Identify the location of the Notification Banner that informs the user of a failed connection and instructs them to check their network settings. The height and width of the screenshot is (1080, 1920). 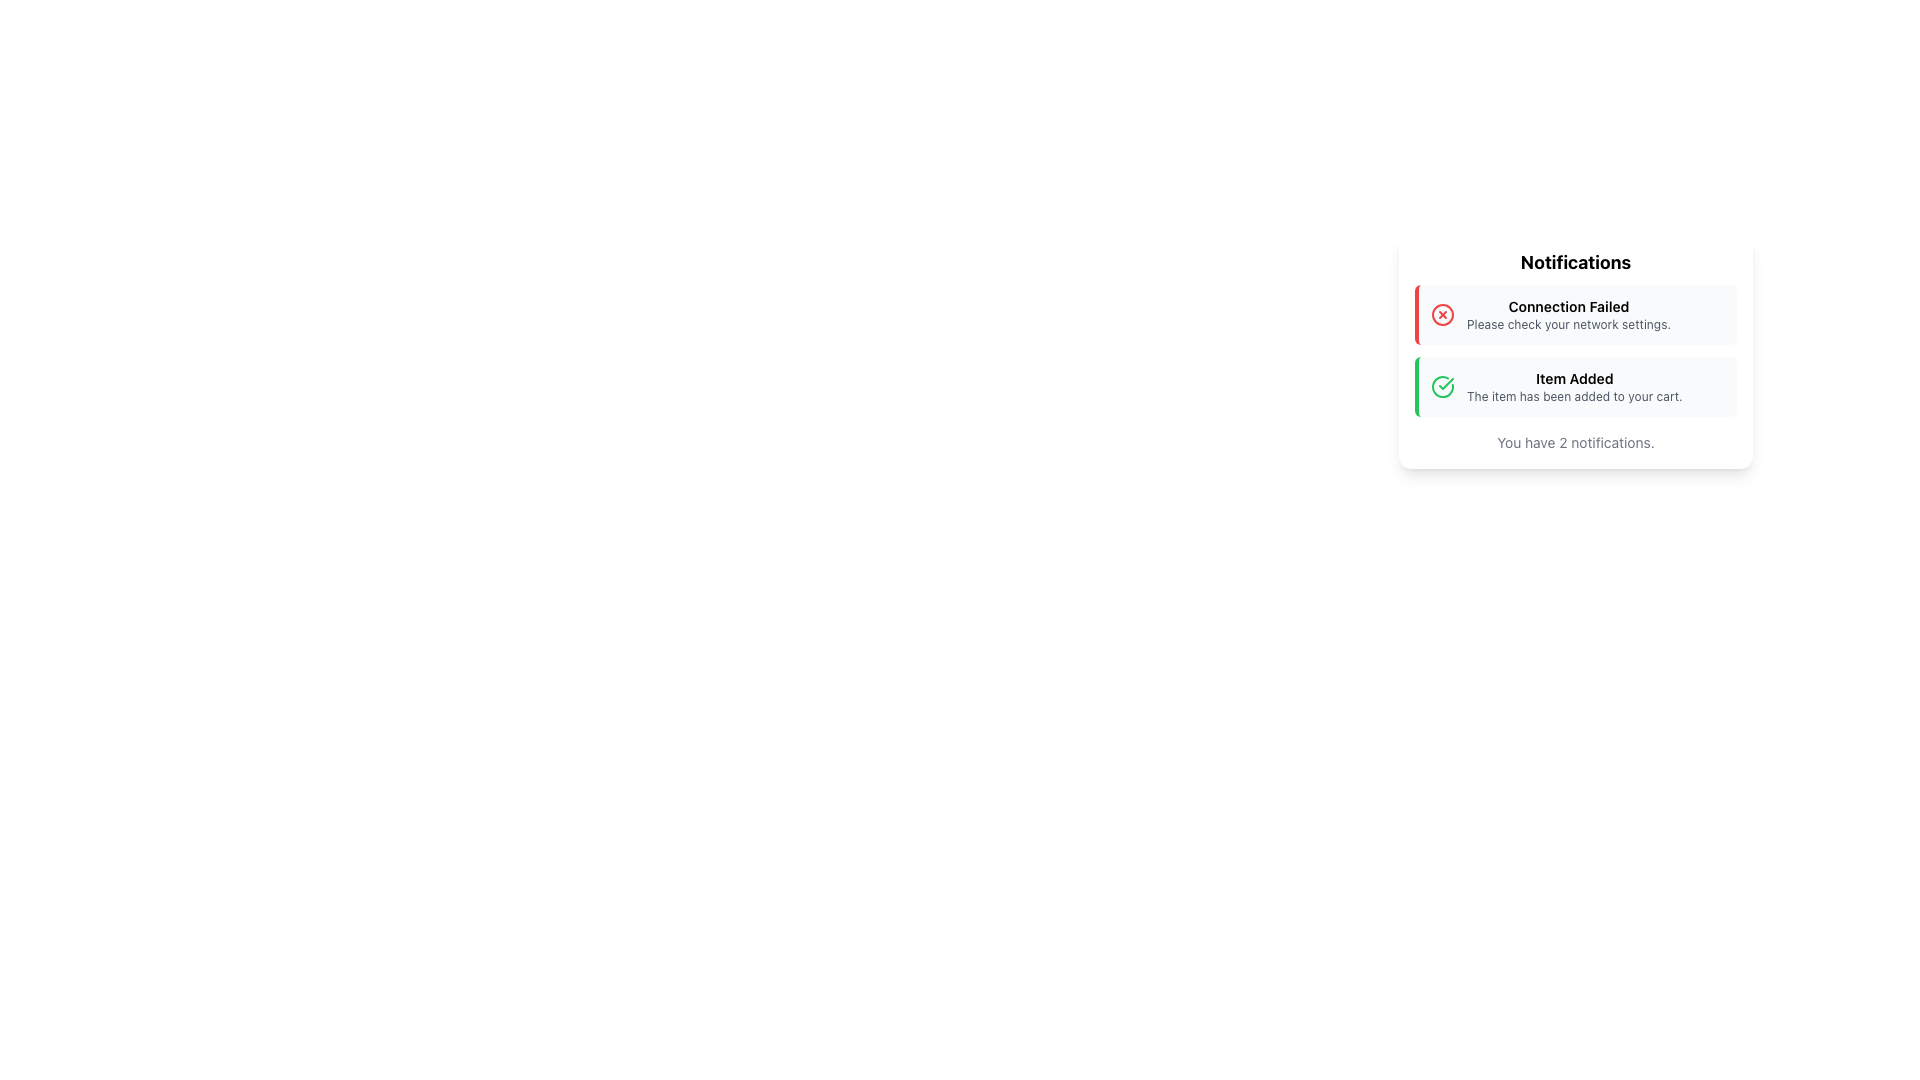
(1574, 315).